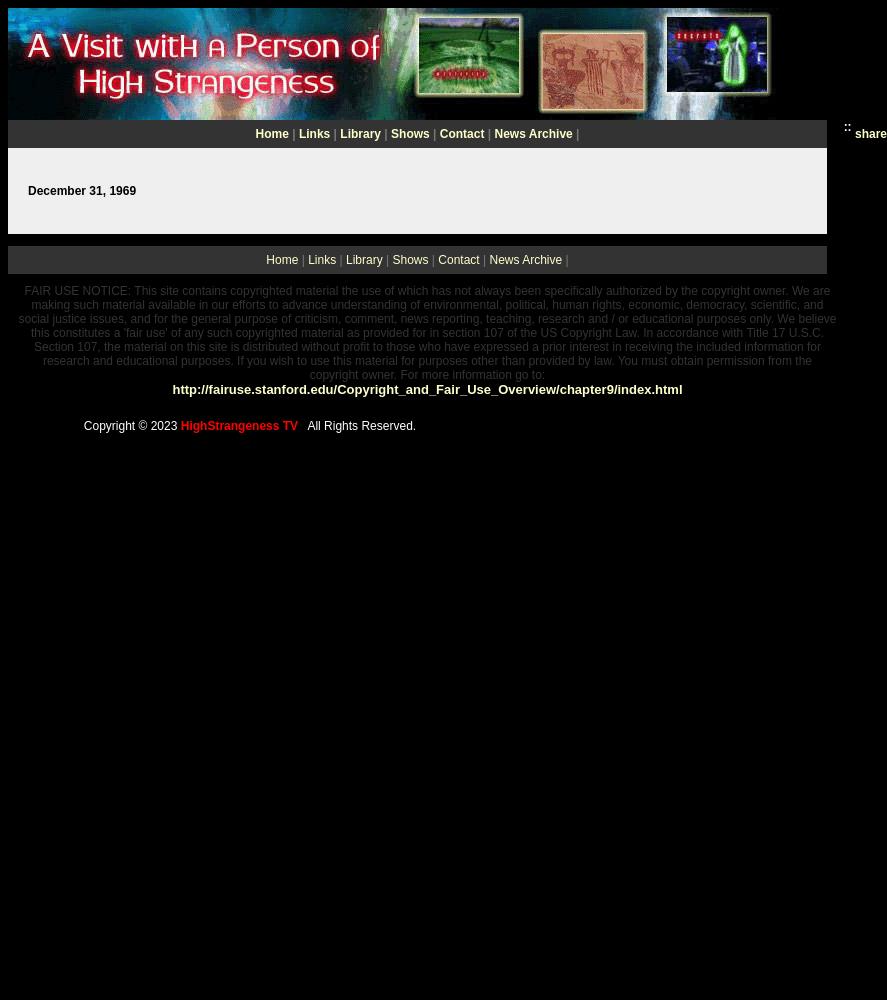 This screenshot has width=887, height=1000. What do you see at coordinates (170, 389) in the screenshot?
I see `'http://fairuse.stanford.edu/Copyright_and_Fair_Use_Overview/chapter9/index.html'` at bounding box center [170, 389].